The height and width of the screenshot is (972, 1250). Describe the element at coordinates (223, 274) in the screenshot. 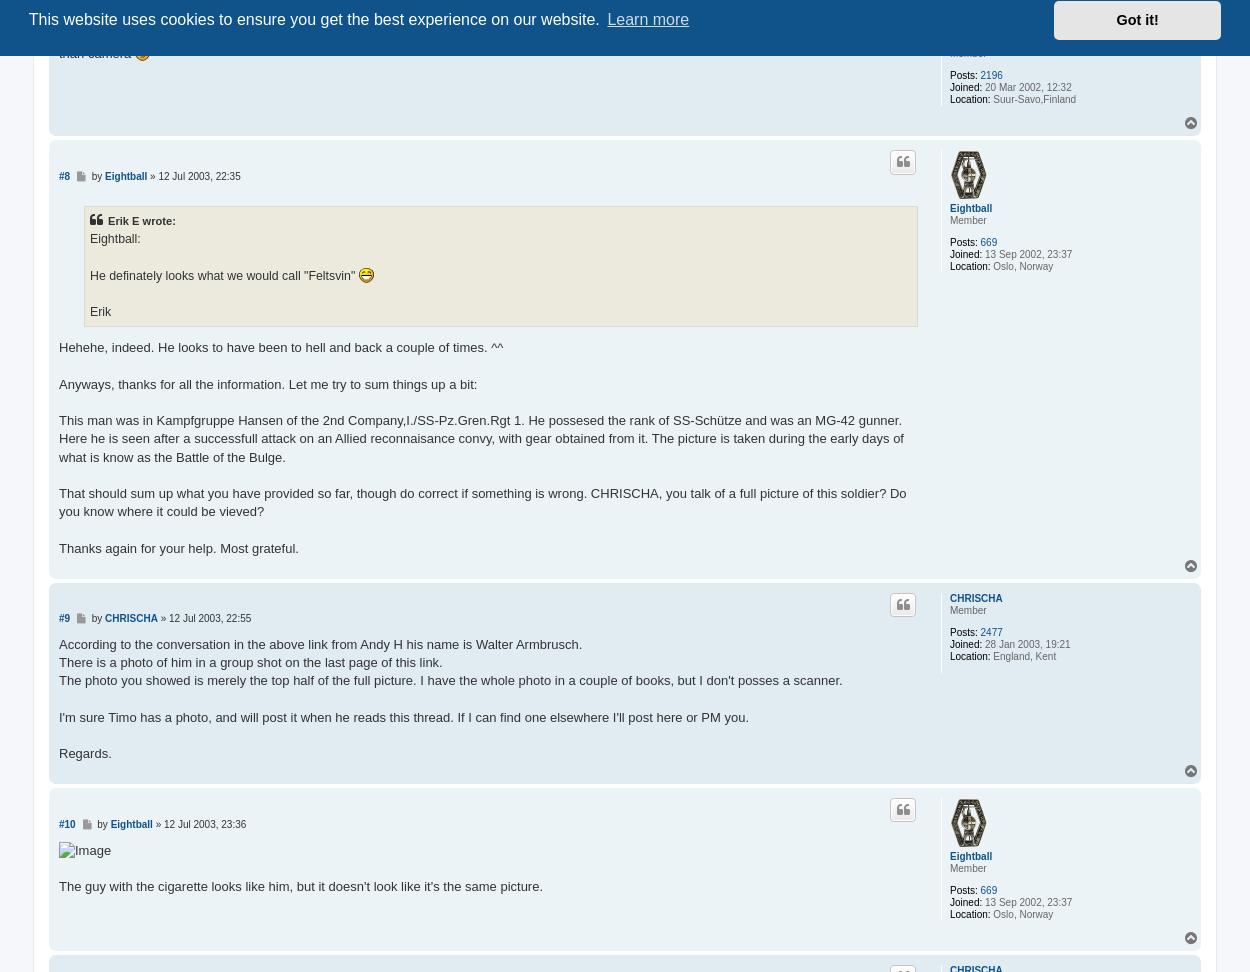

I see `'He definately looks what we would call "Feltsvin"'` at that location.